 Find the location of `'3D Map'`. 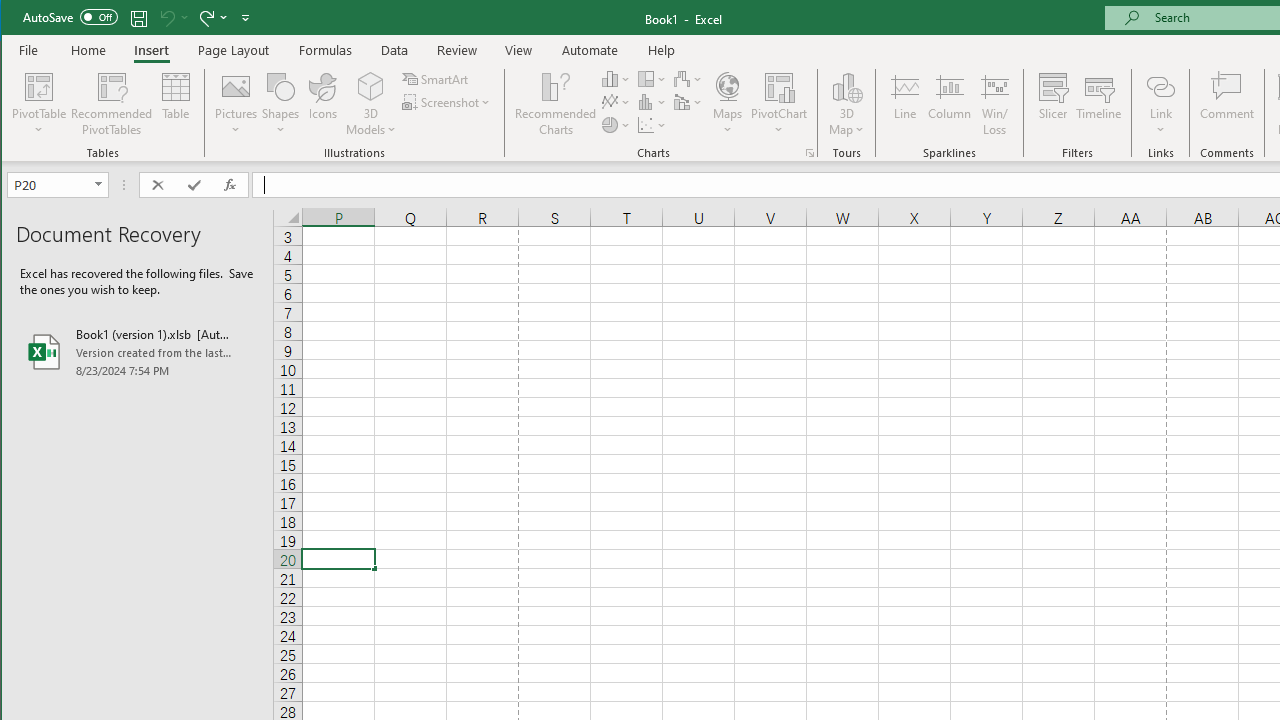

'3D Map' is located at coordinates (846, 104).